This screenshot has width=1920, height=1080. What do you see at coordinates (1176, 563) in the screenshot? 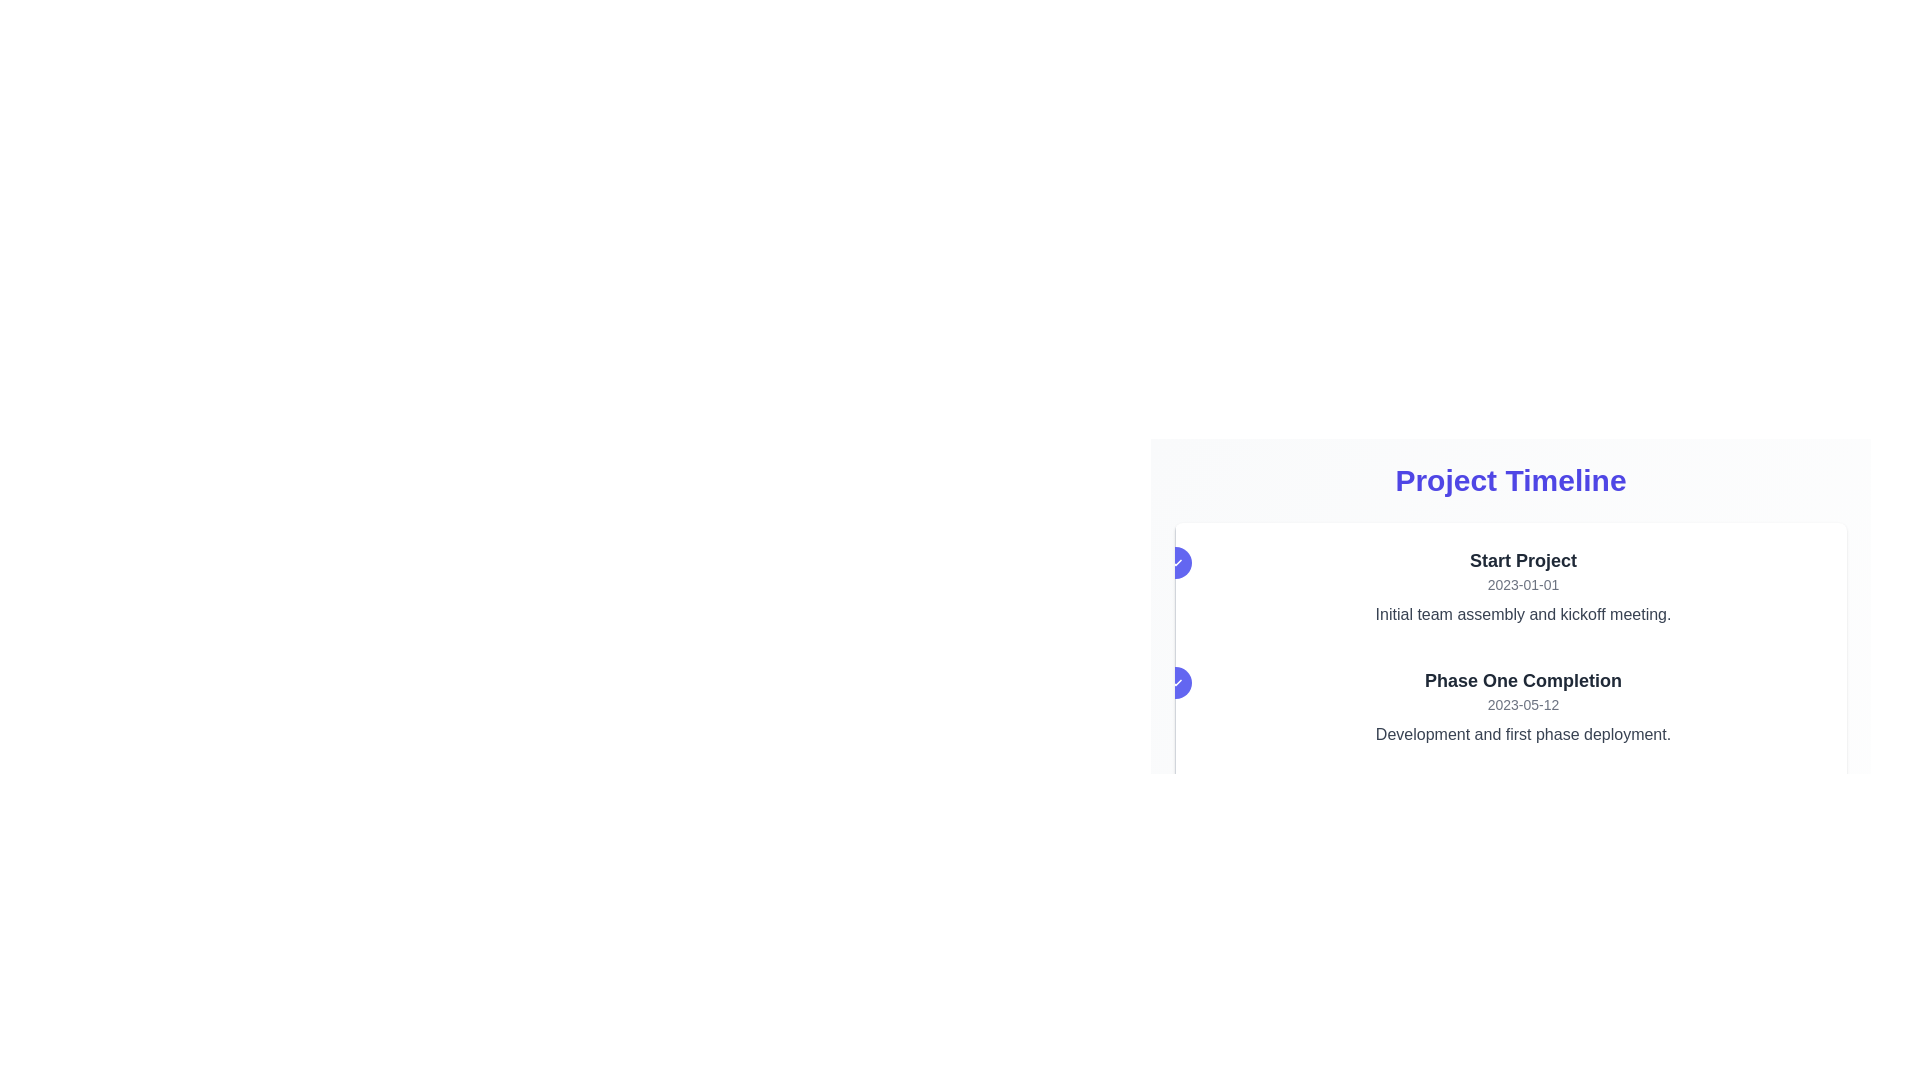
I see `the circular button with a solid indigo blue background and a downward-pointing chevron icon, located to the left of the 'Start Project' timeline entry` at bounding box center [1176, 563].